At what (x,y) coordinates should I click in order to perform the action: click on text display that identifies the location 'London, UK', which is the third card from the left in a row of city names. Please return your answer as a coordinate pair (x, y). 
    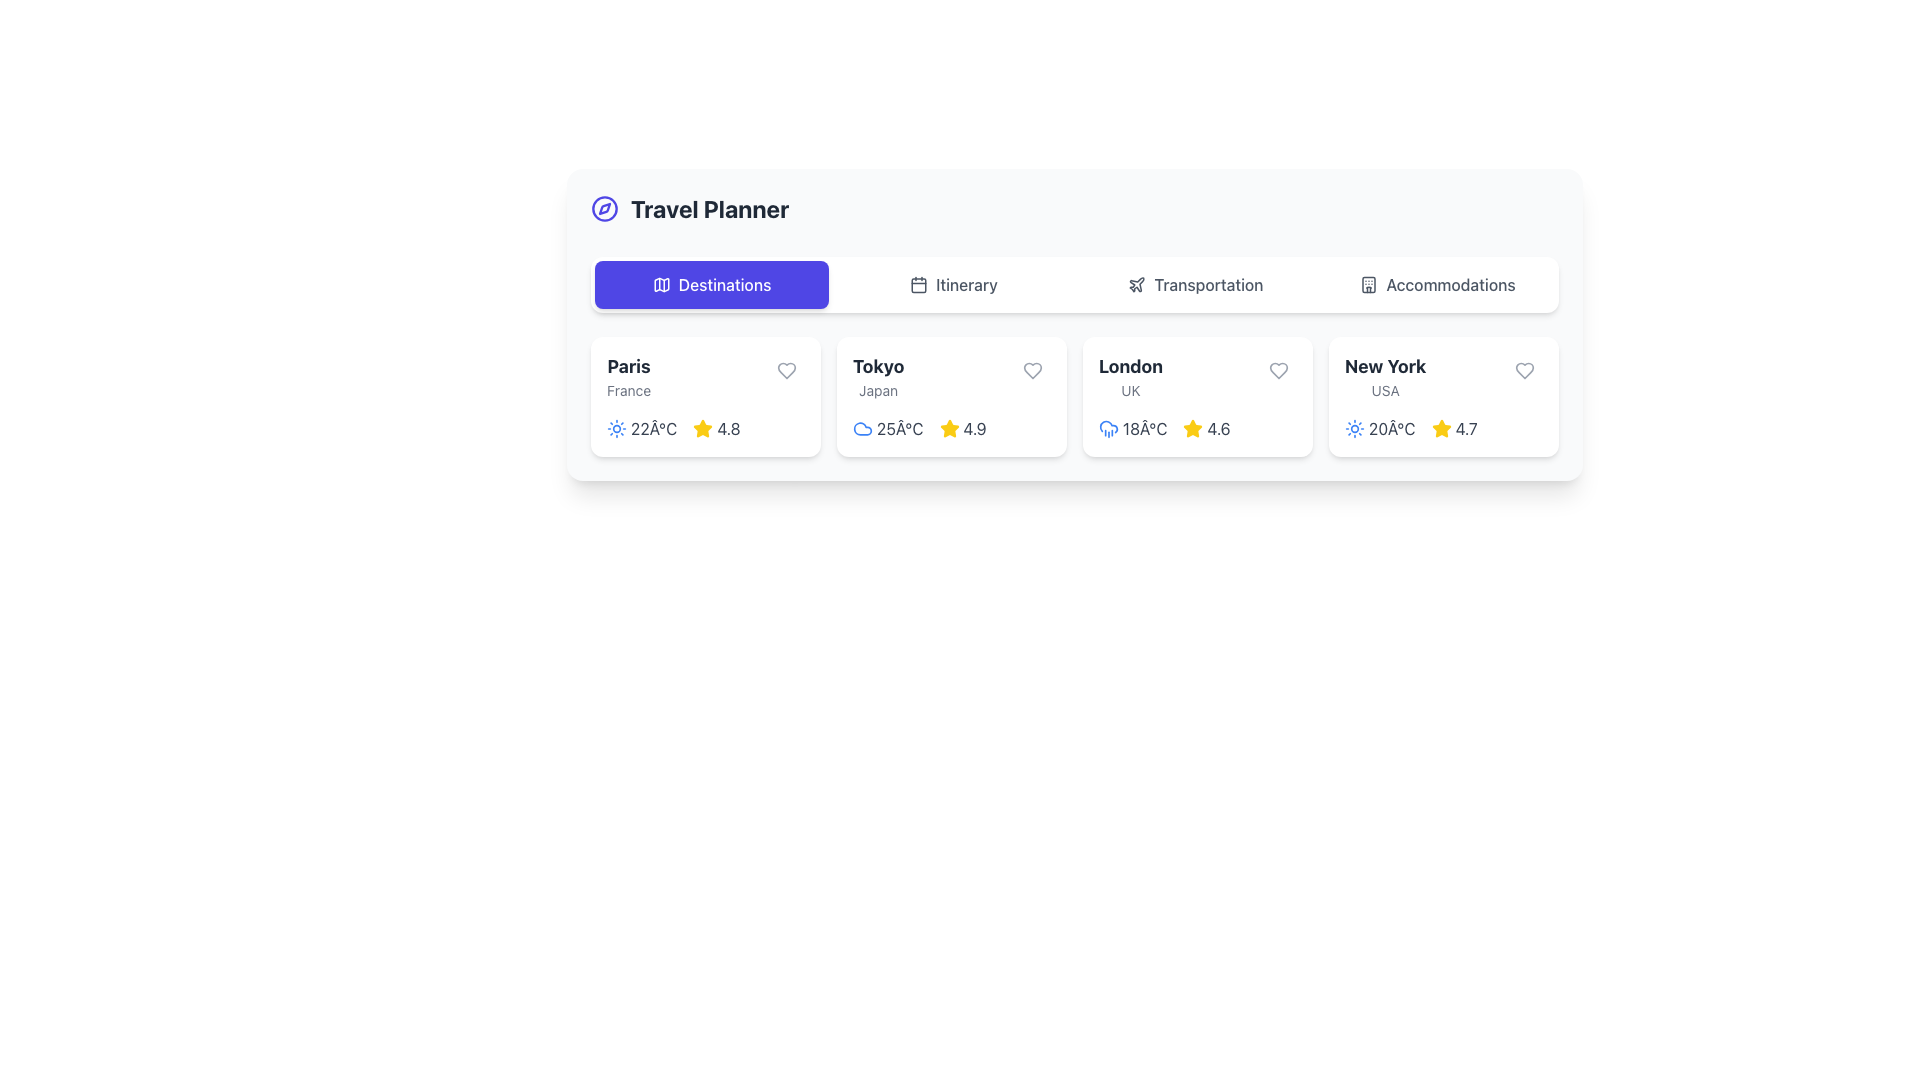
    Looking at the image, I should click on (1131, 377).